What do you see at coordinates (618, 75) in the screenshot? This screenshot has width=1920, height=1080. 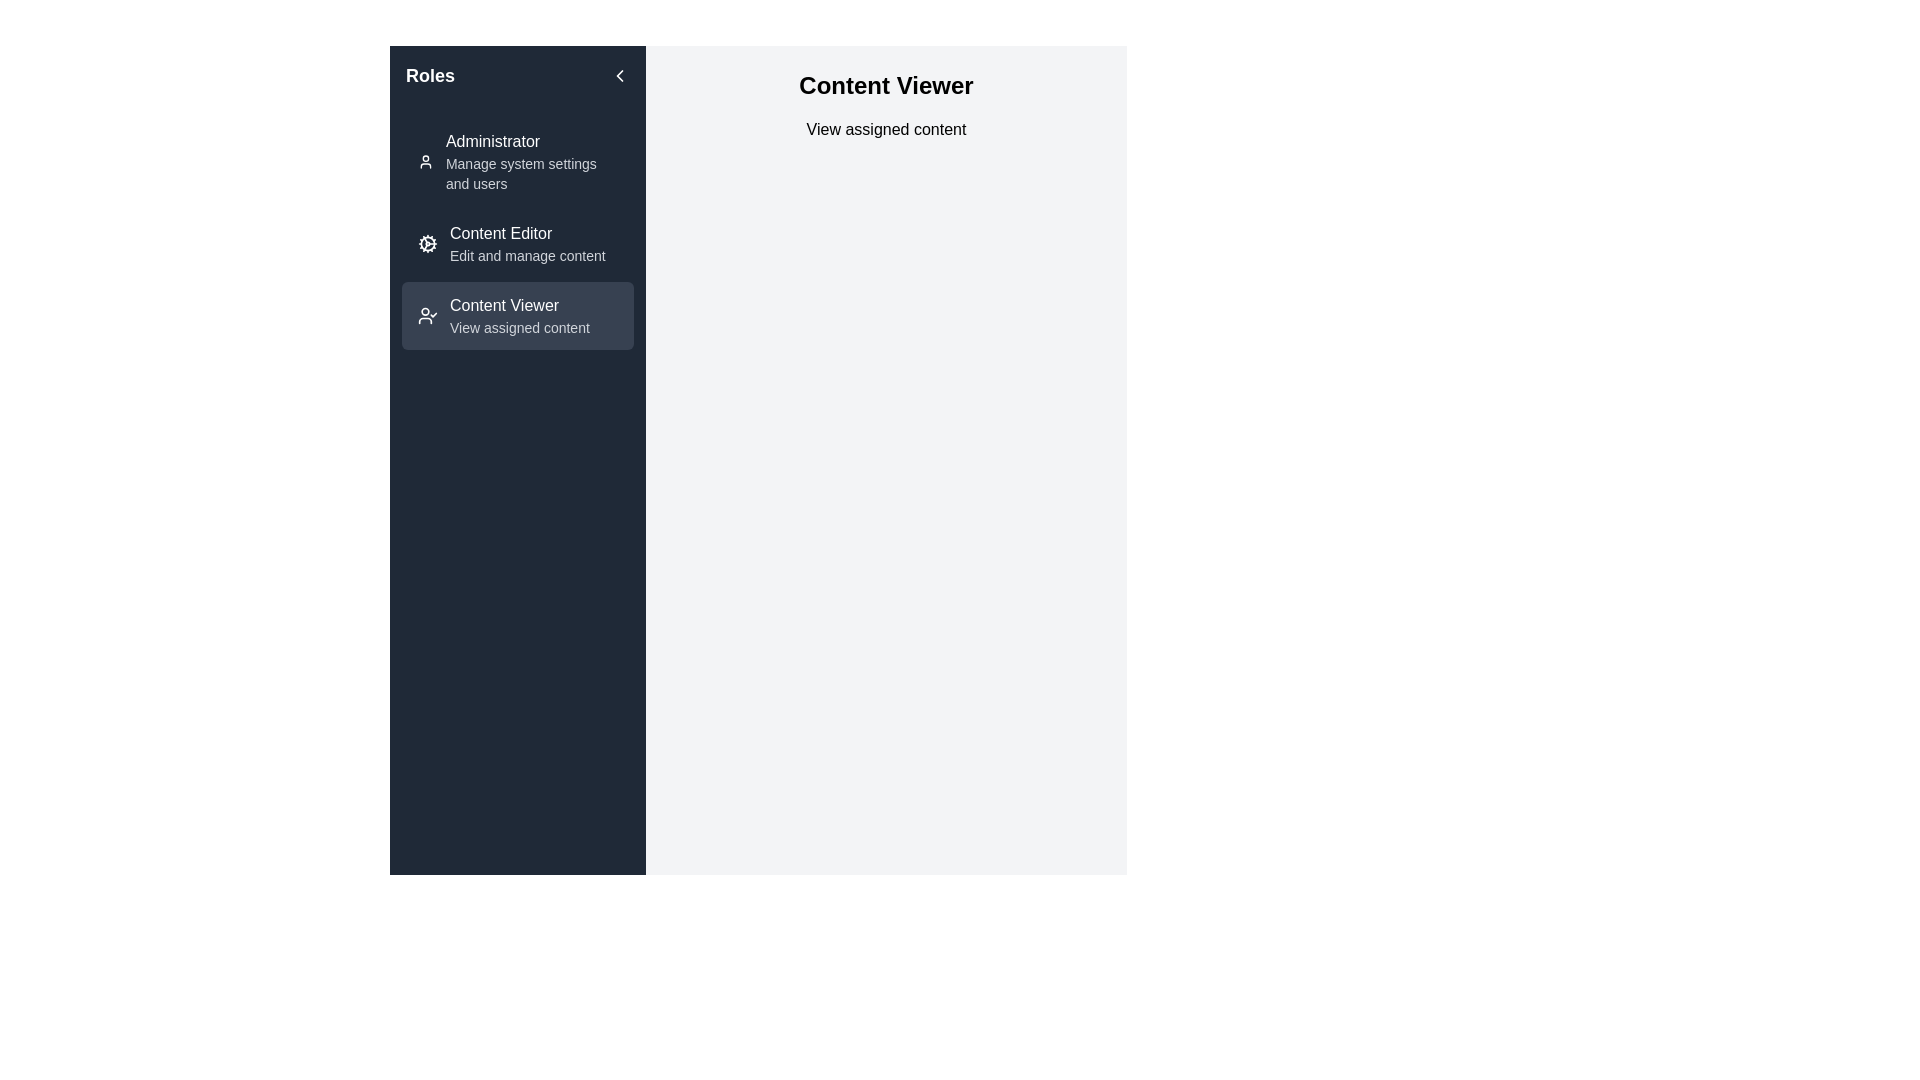 I see `the left-facing chevron icon located in the left-side navigation panel, adjacent to the header text 'Roles'` at bounding box center [618, 75].